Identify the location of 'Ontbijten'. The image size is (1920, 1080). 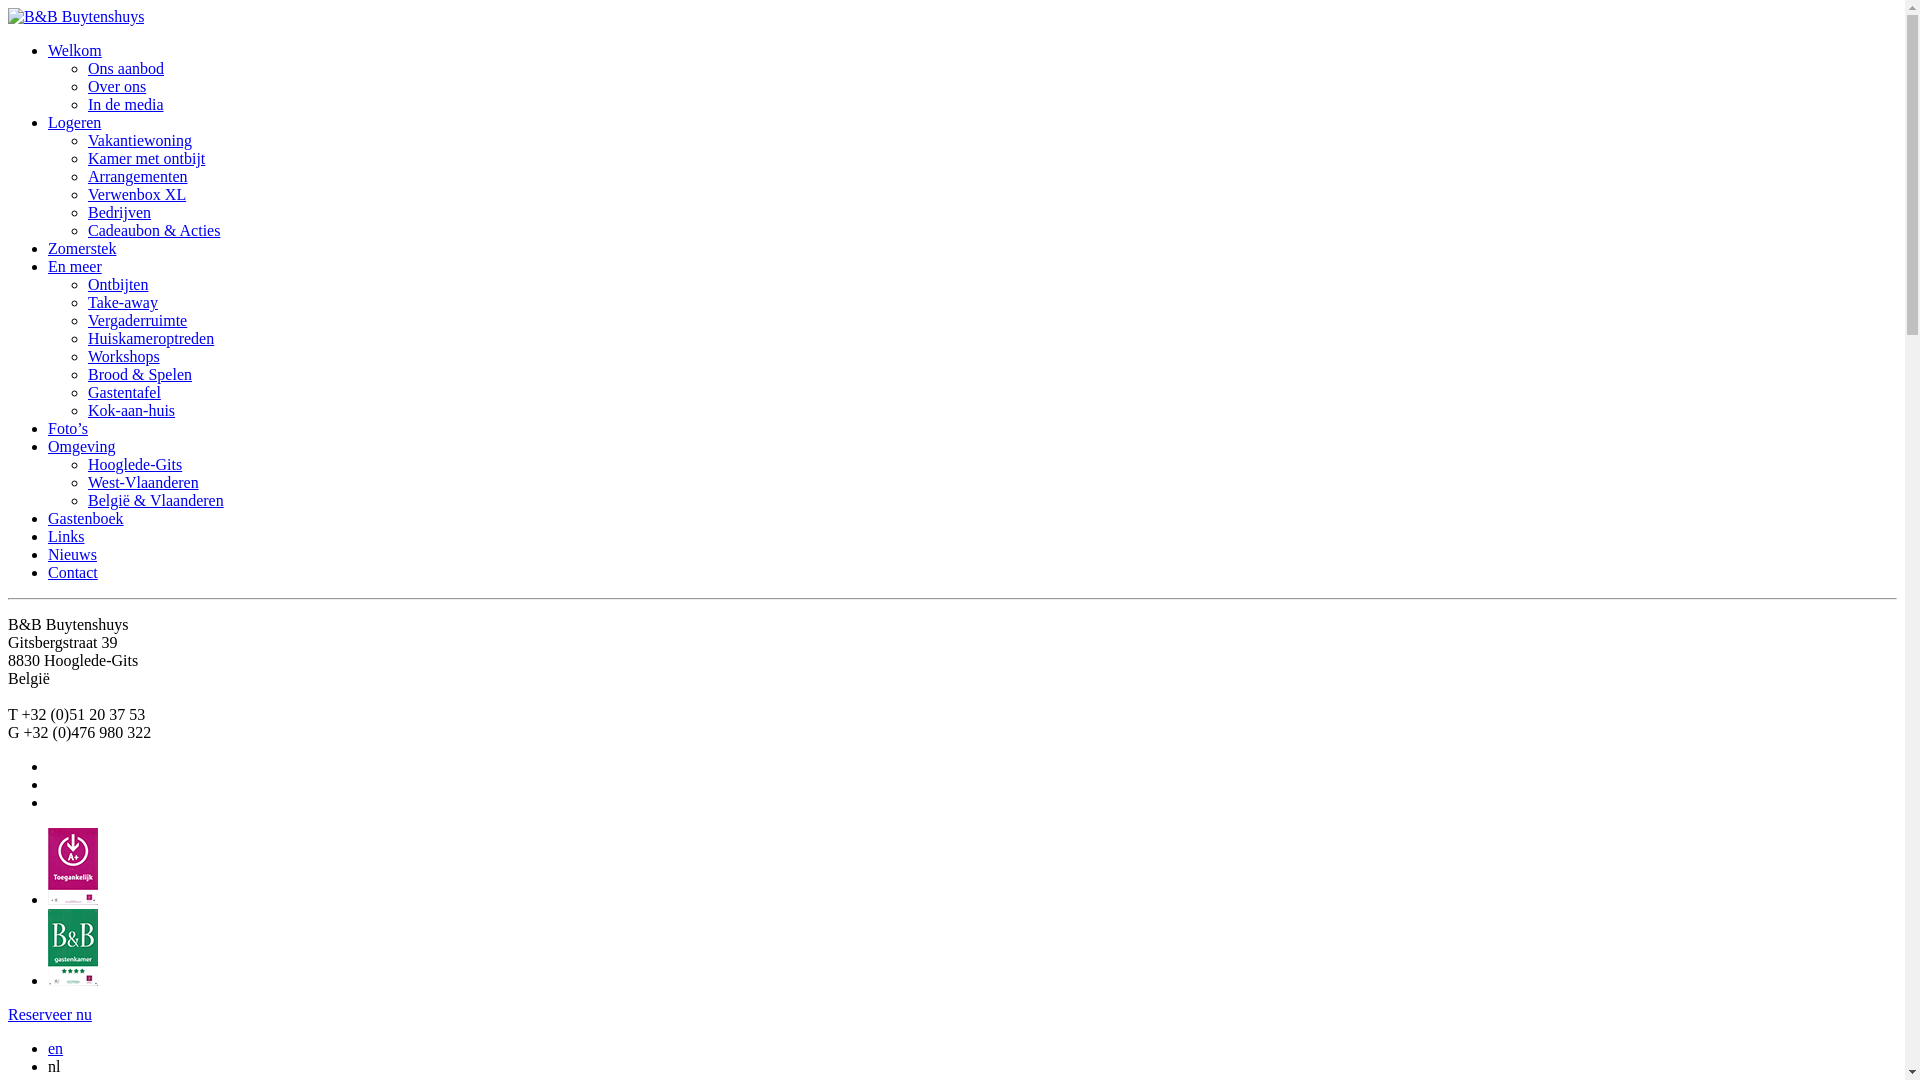
(117, 284).